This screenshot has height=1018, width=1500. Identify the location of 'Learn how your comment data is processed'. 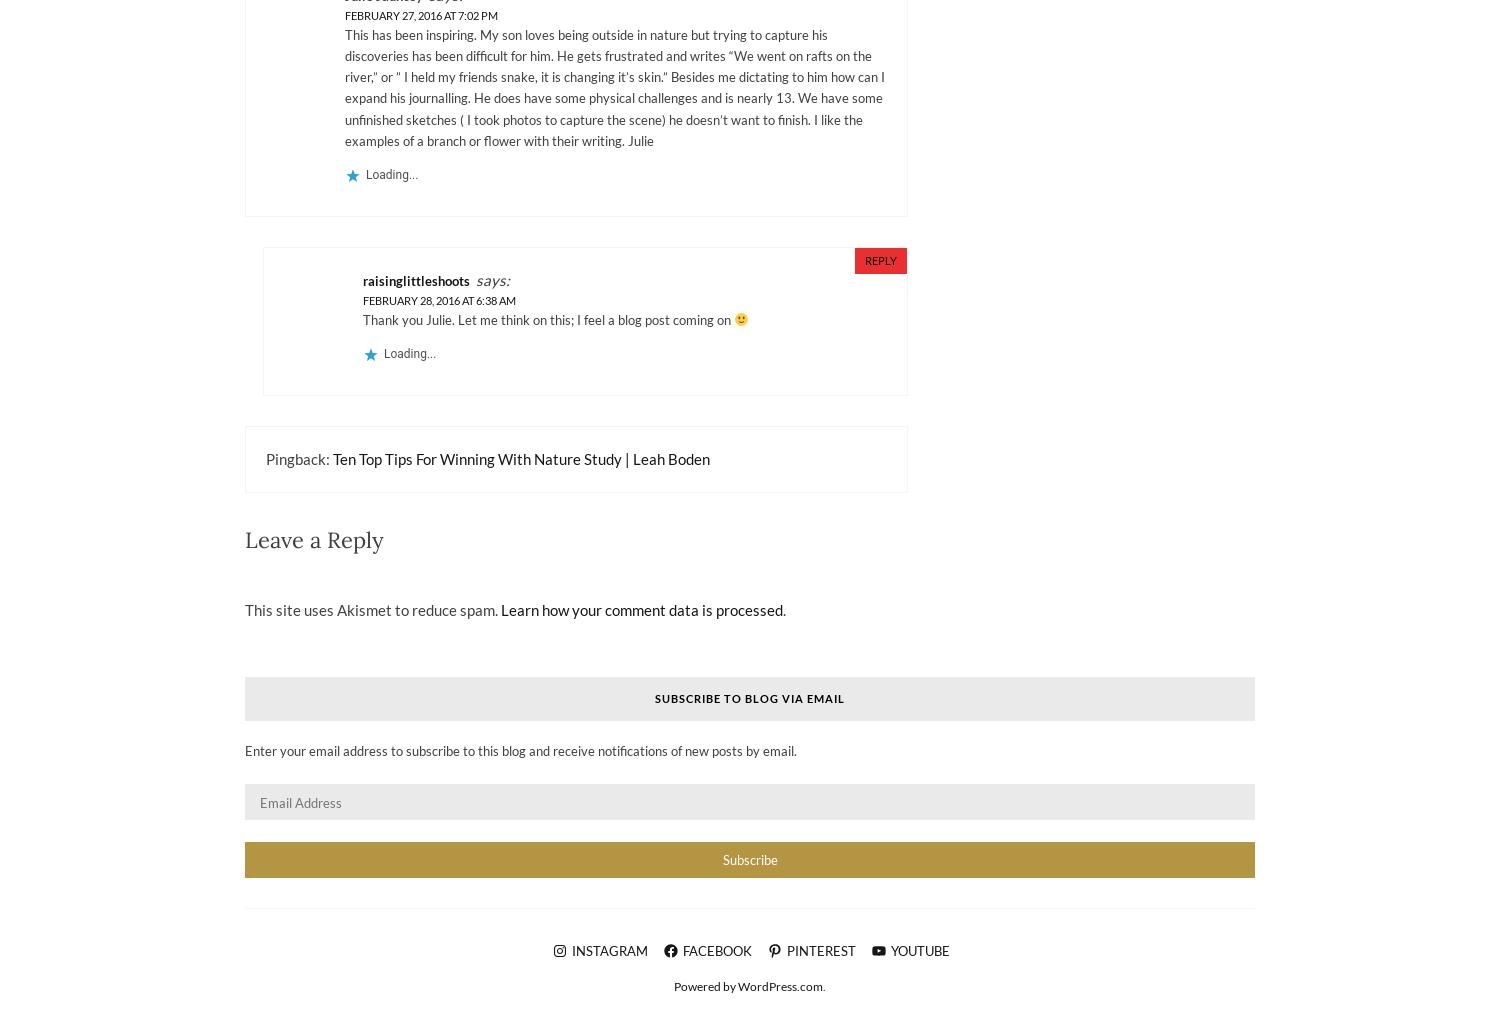
(501, 608).